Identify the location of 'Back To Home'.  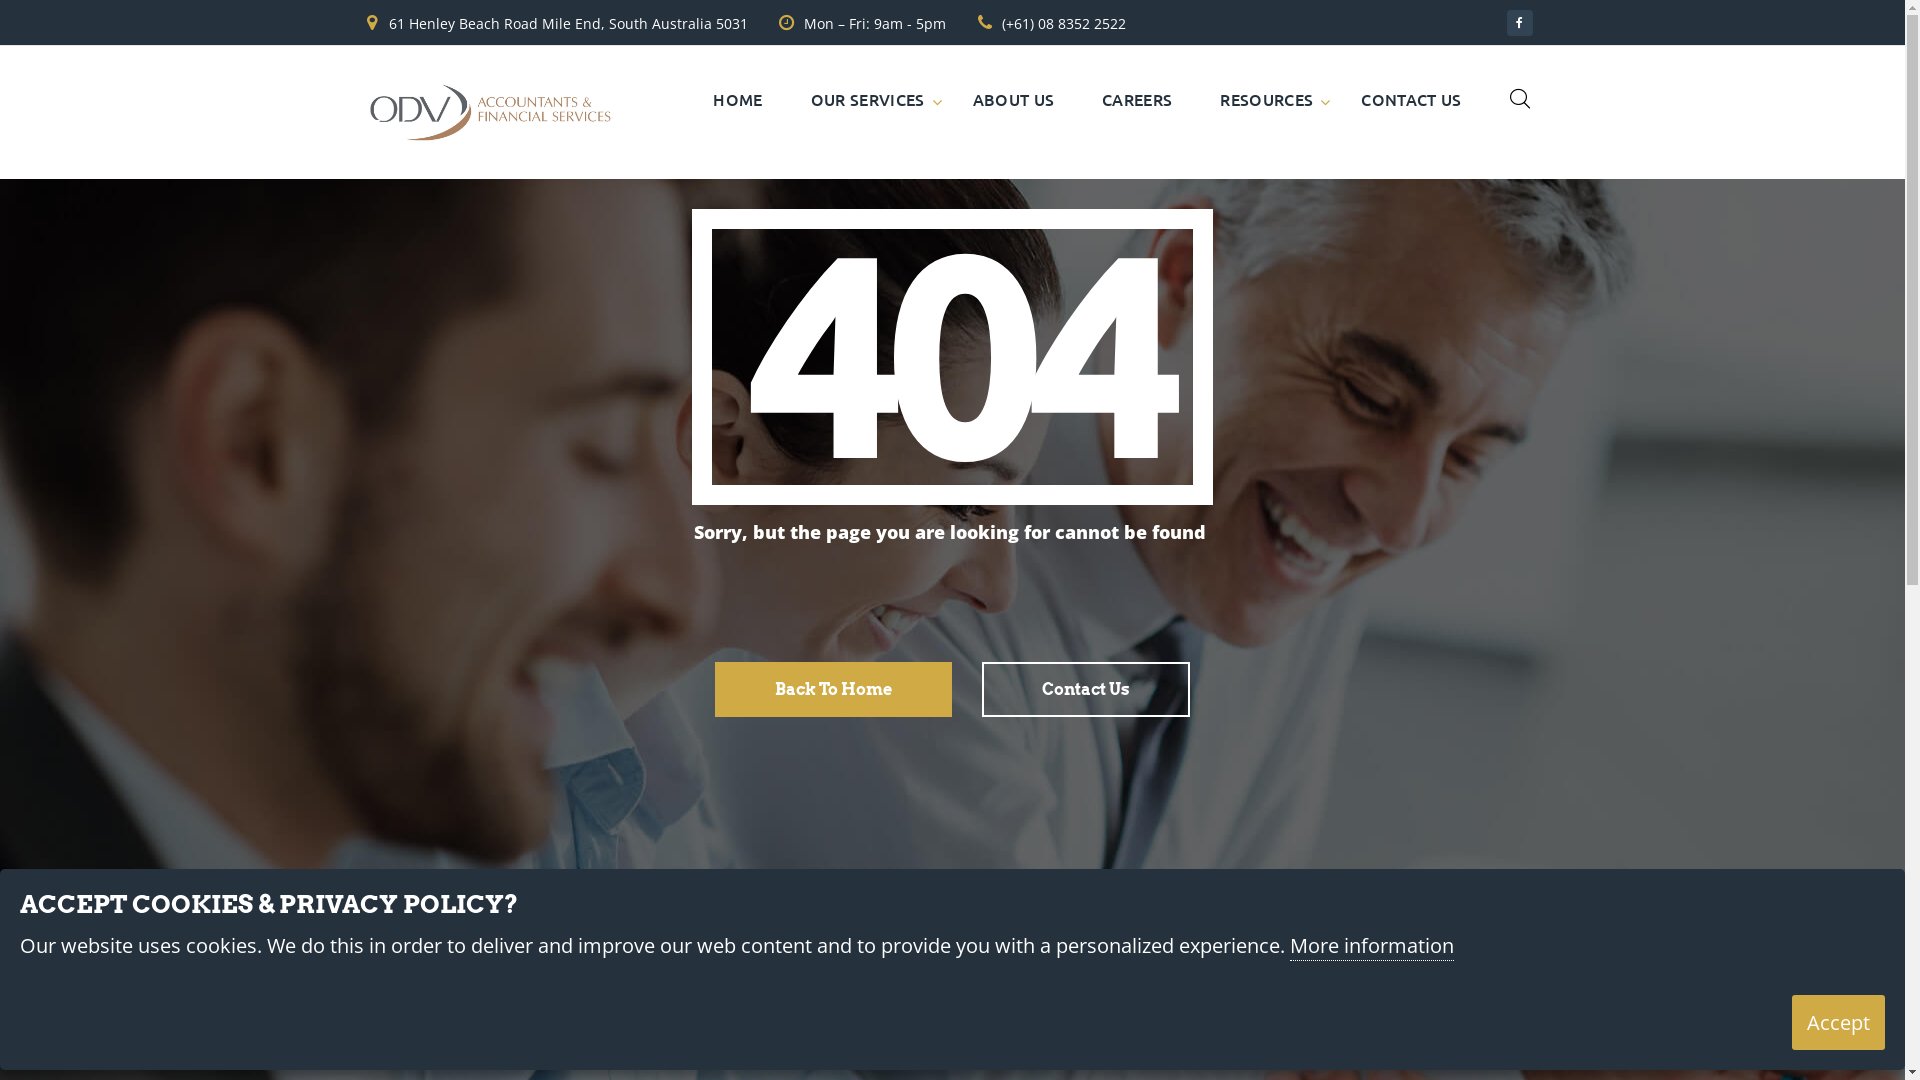
(833, 688).